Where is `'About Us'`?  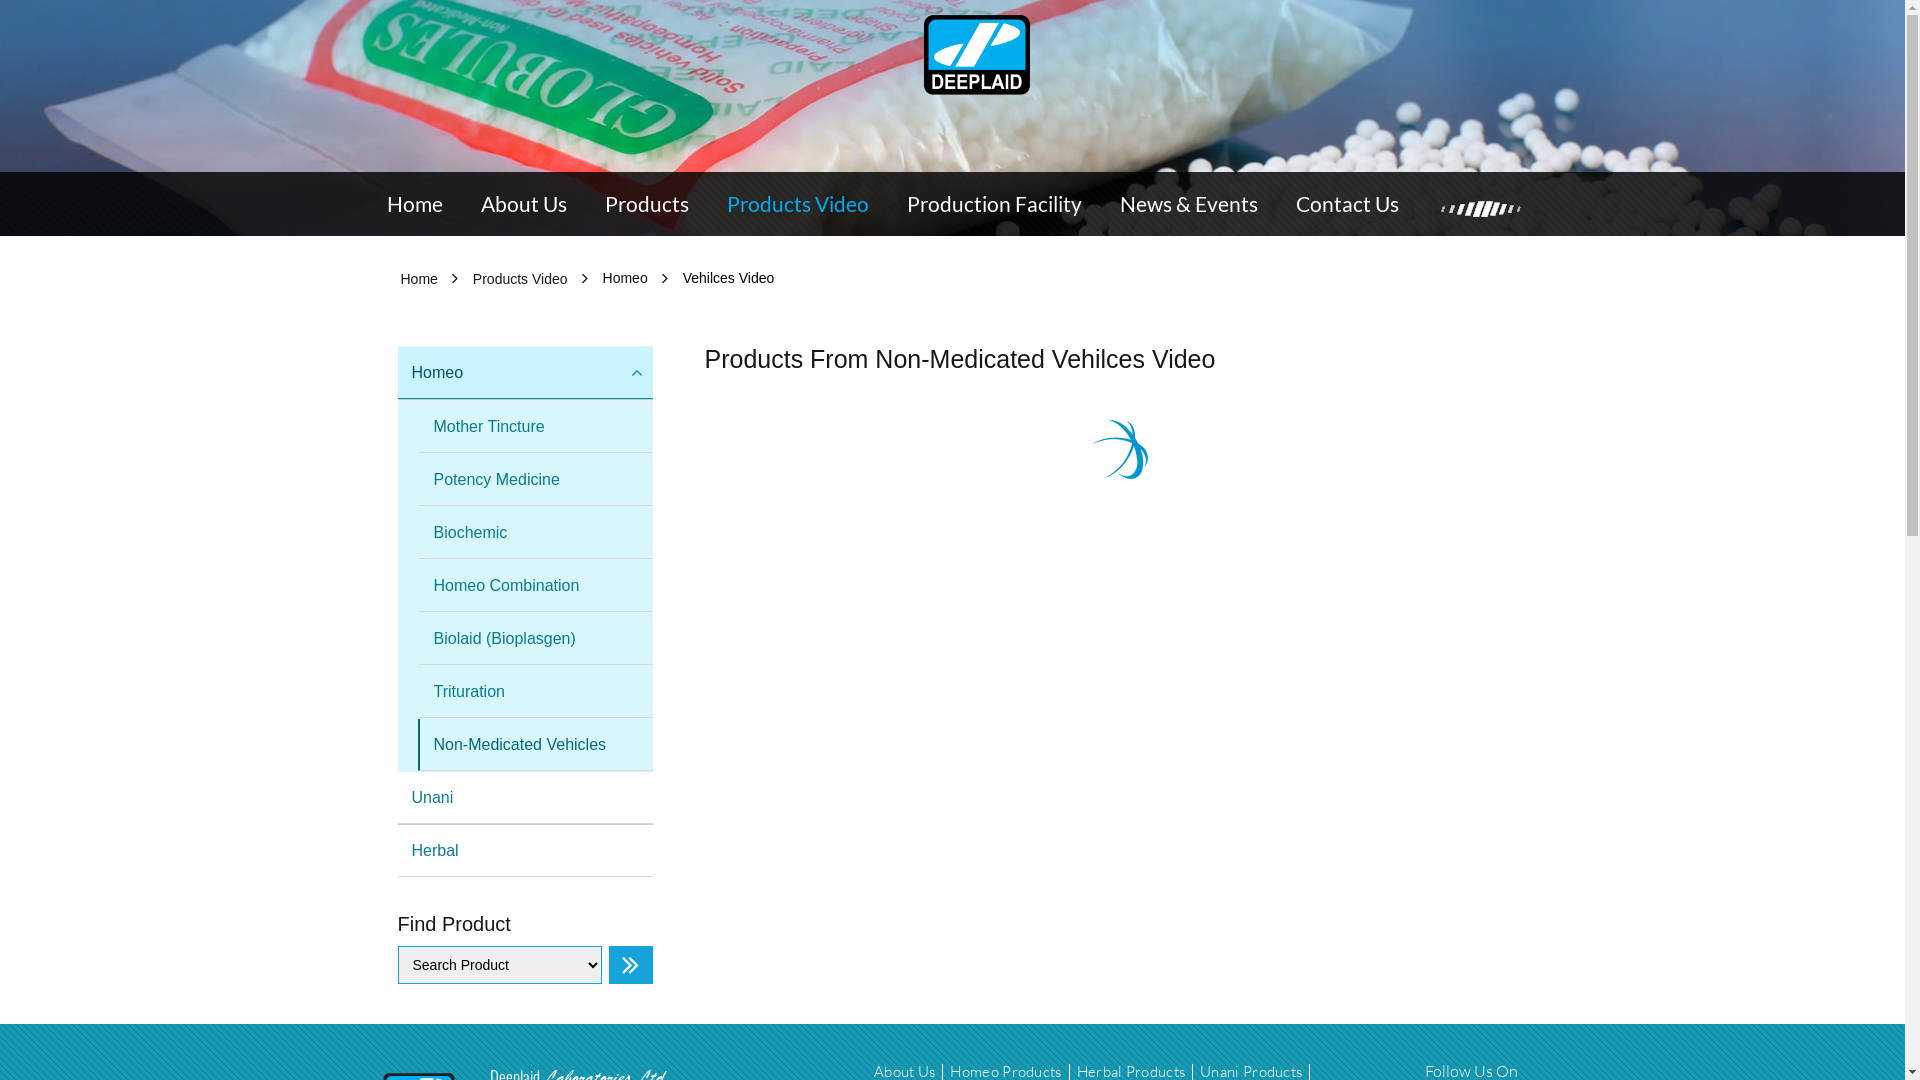 'About Us' is located at coordinates (523, 204).